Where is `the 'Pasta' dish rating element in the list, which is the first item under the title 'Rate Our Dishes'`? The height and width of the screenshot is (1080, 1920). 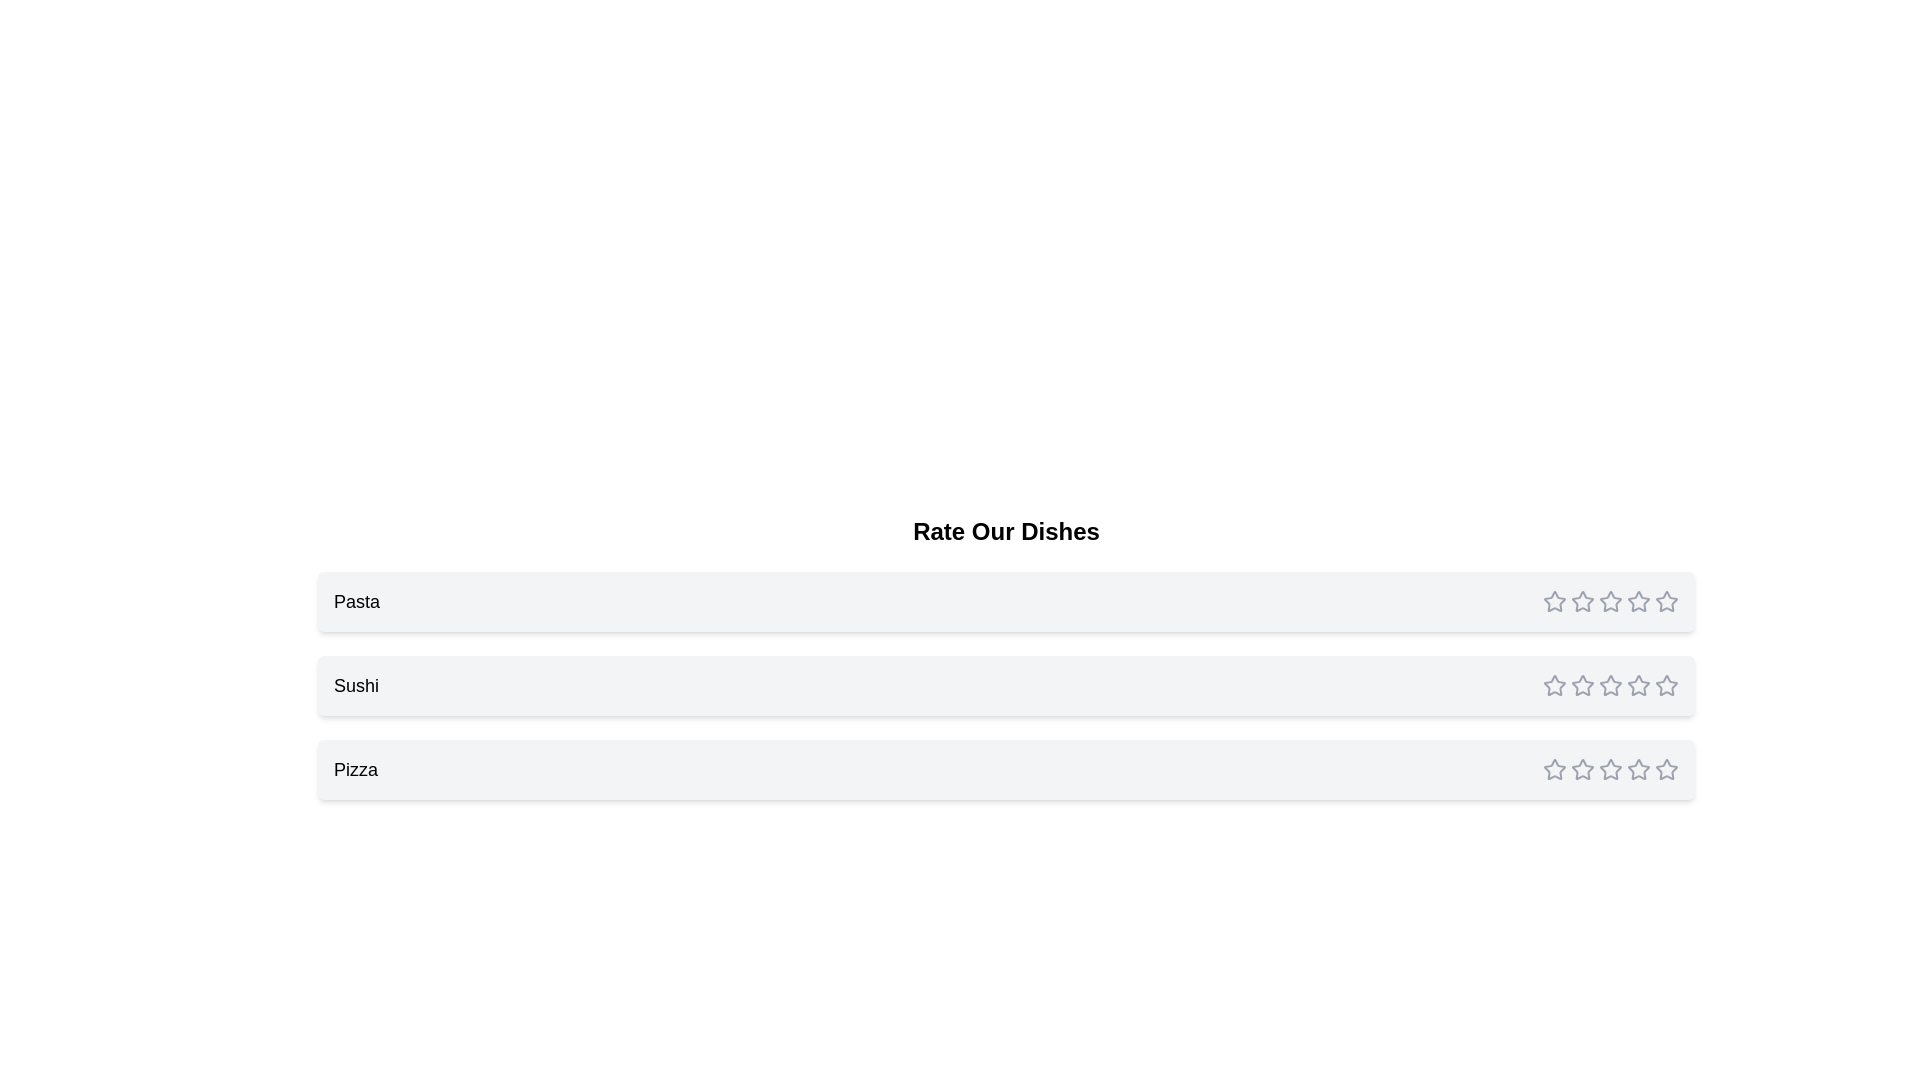 the 'Pasta' dish rating element in the list, which is the first item under the title 'Rate Our Dishes' is located at coordinates (1006, 600).